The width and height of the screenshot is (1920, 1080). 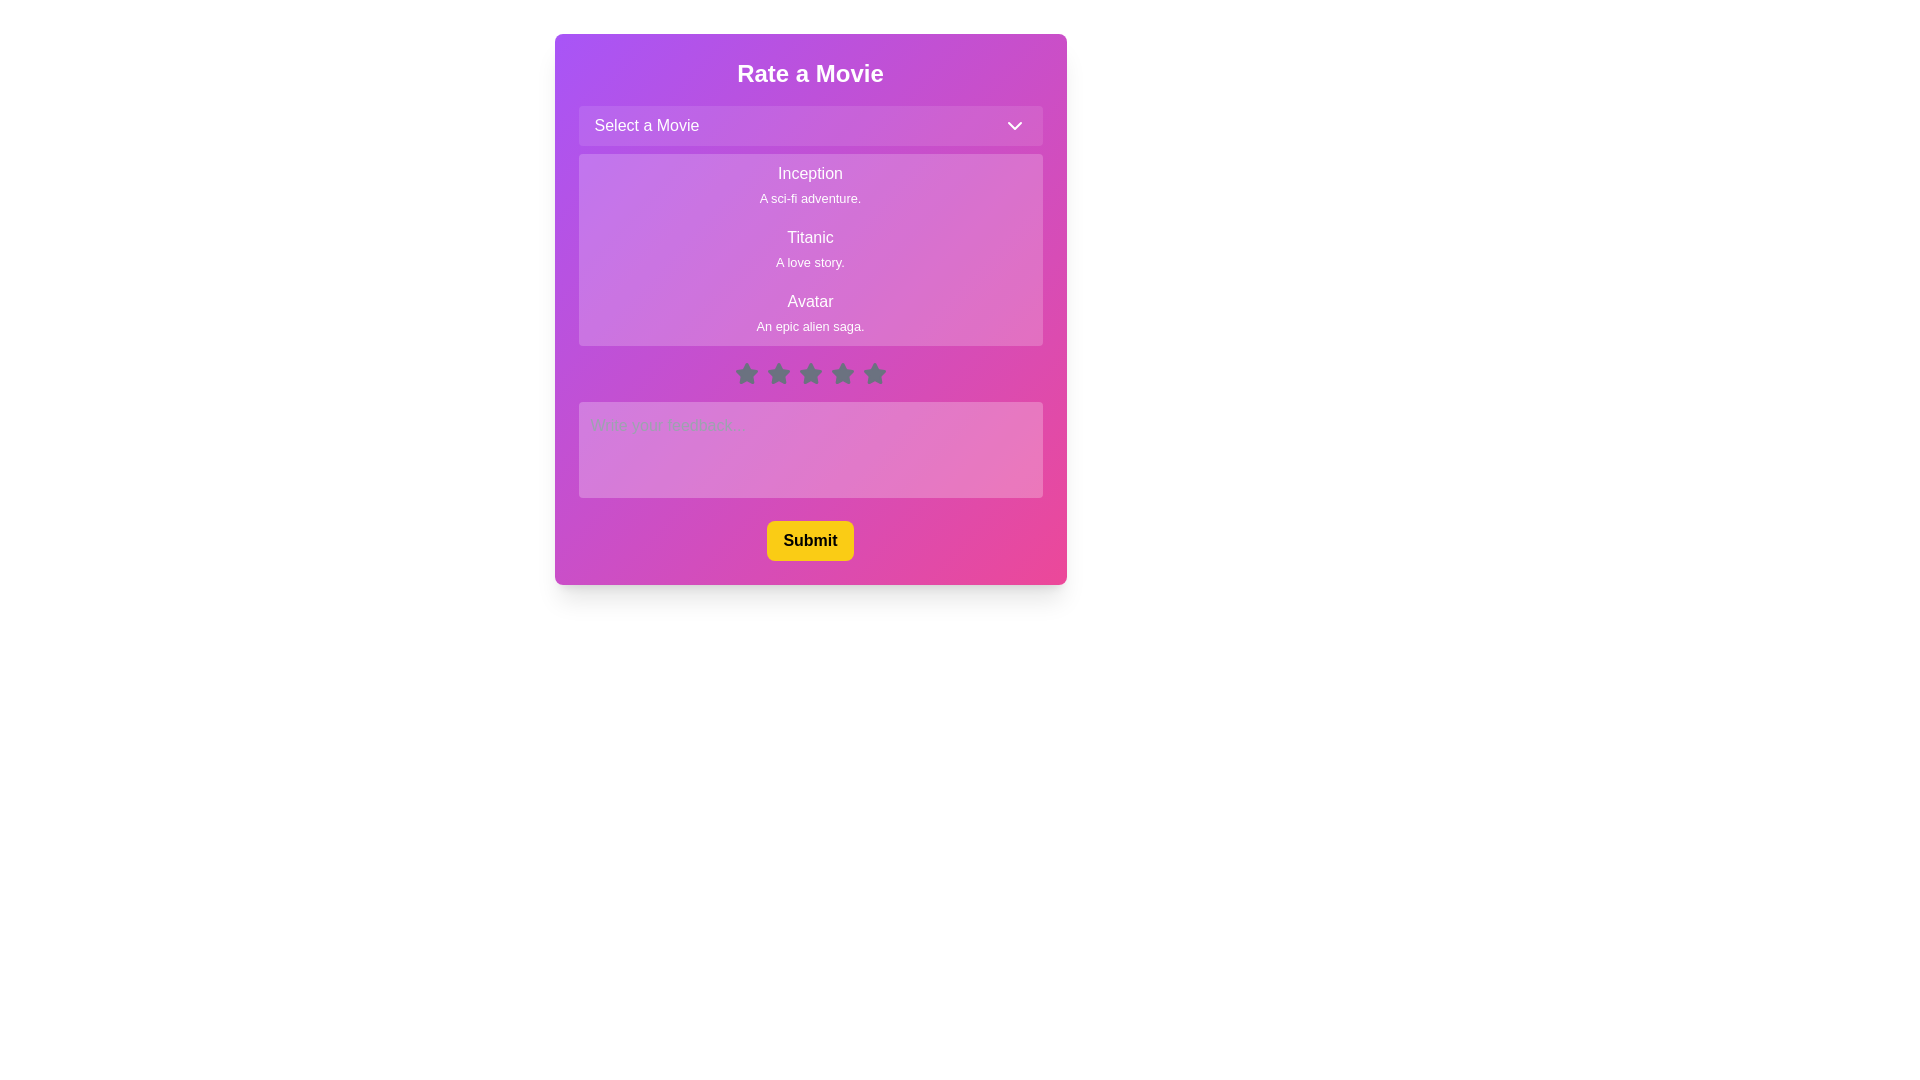 What do you see at coordinates (810, 325) in the screenshot?
I see `the static text element displaying 'An epic alien saga.' which is located below the movie title 'Avatar' and above the rating section` at bounding box center [810, 325].